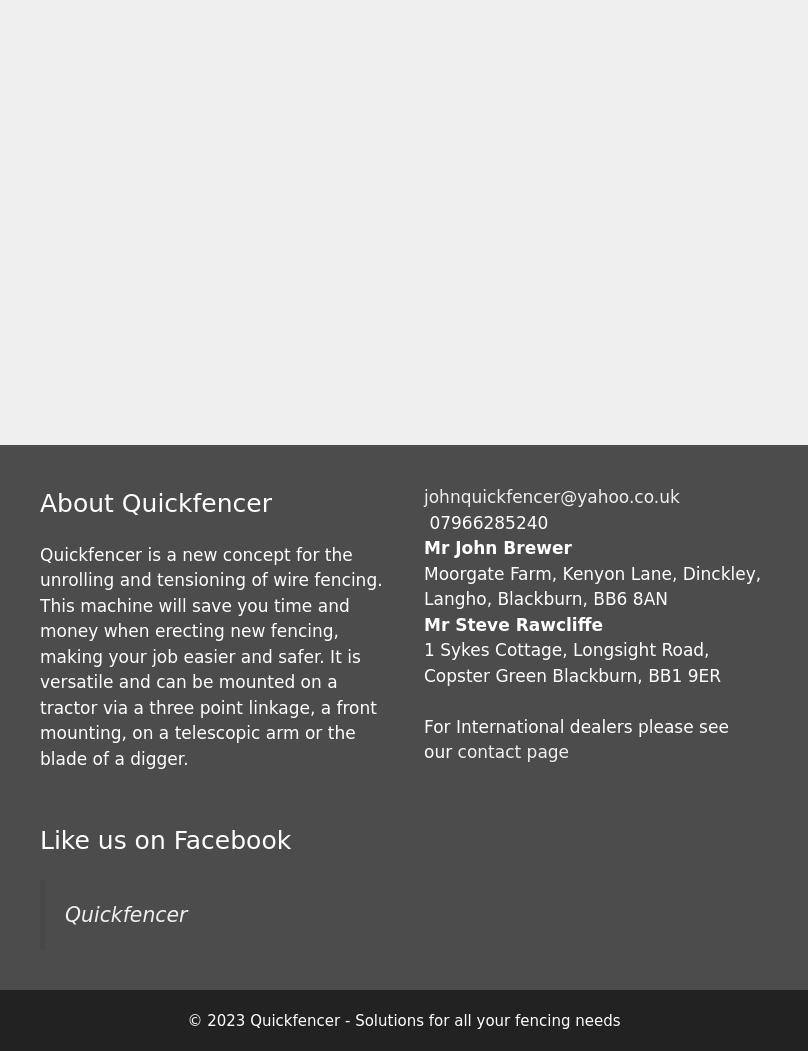 The width and height of the screenshot is (808, 1051). What do you see at coordinates (402, 1020) in the screenshot?
I see `'© 2023 Quickfencer - Solutions for all your fencing needs'` at bounding box center [402, 1020].